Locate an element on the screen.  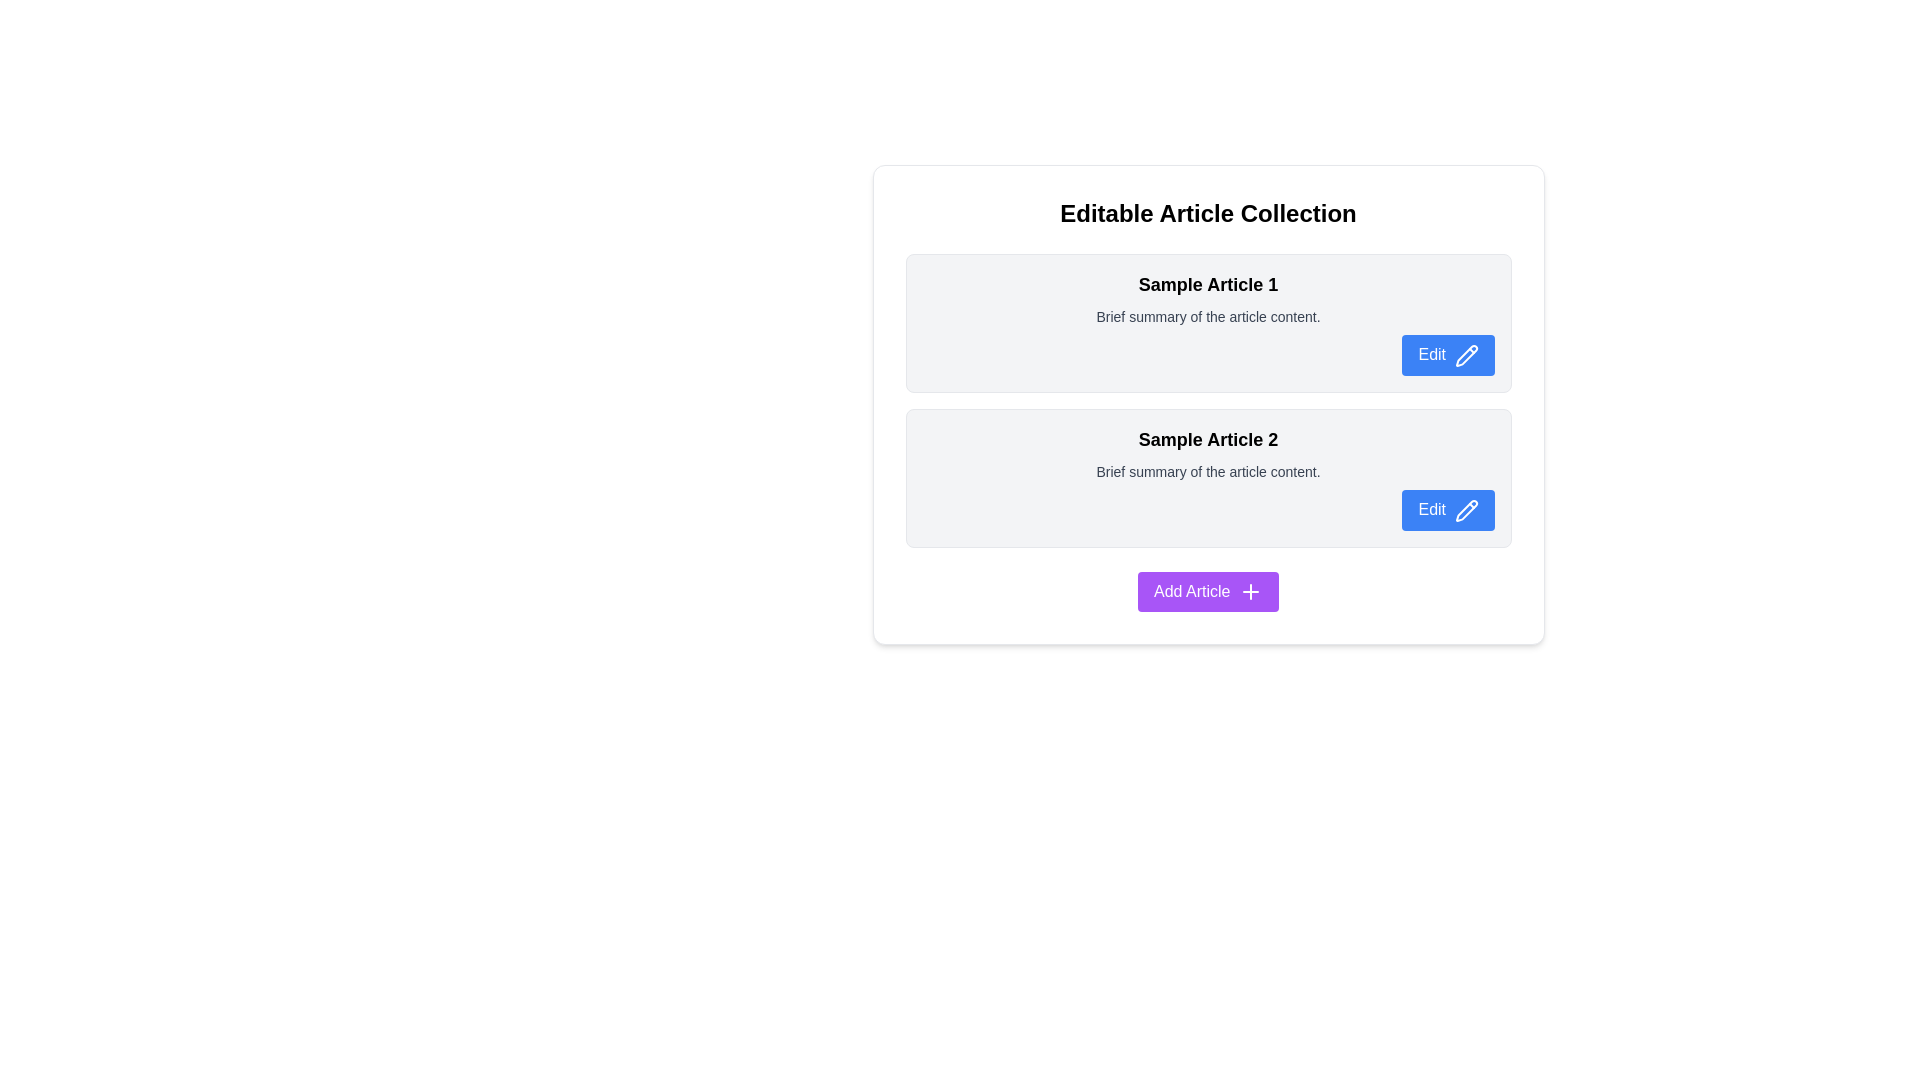
the add article icon located to the right-hand side inside the 'Add Article' button below the list of articles is located at coordinates (1249, 591).